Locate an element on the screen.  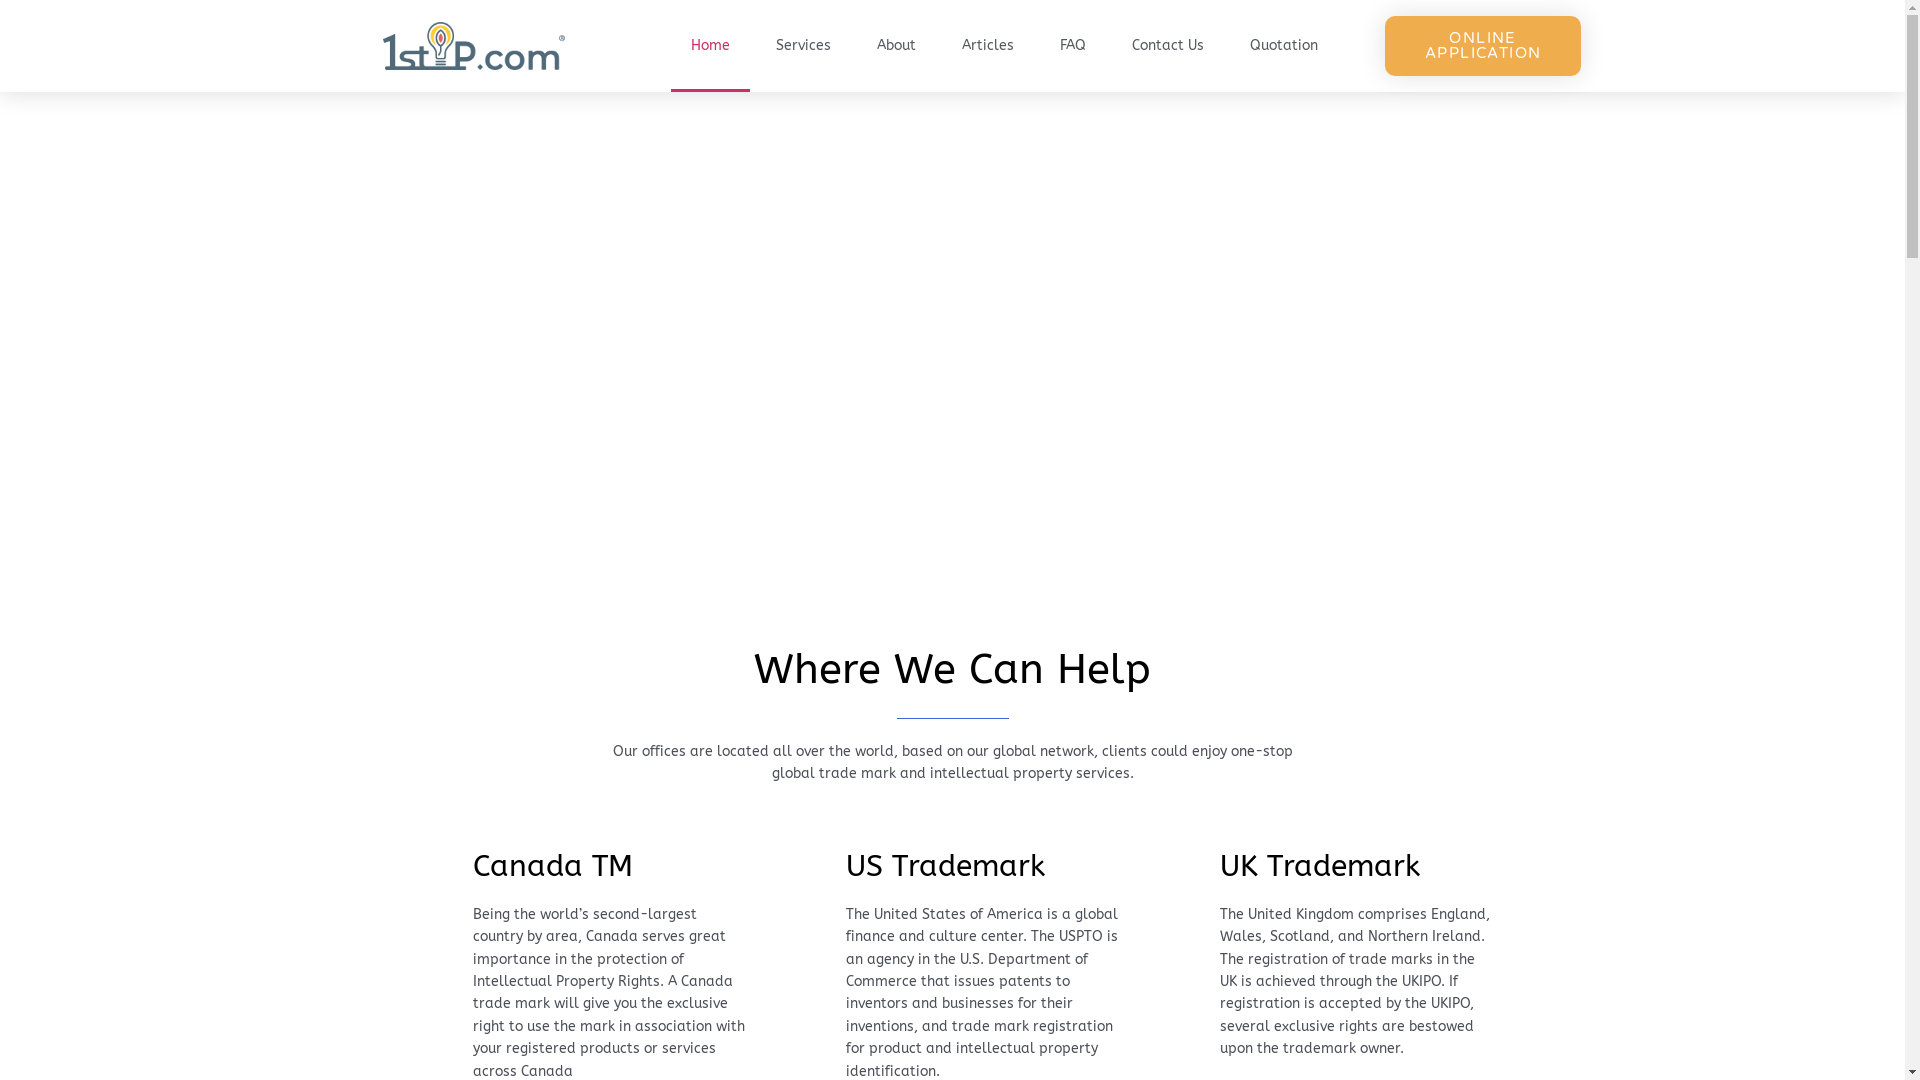
'Services' is located at coordinates (803, 45).